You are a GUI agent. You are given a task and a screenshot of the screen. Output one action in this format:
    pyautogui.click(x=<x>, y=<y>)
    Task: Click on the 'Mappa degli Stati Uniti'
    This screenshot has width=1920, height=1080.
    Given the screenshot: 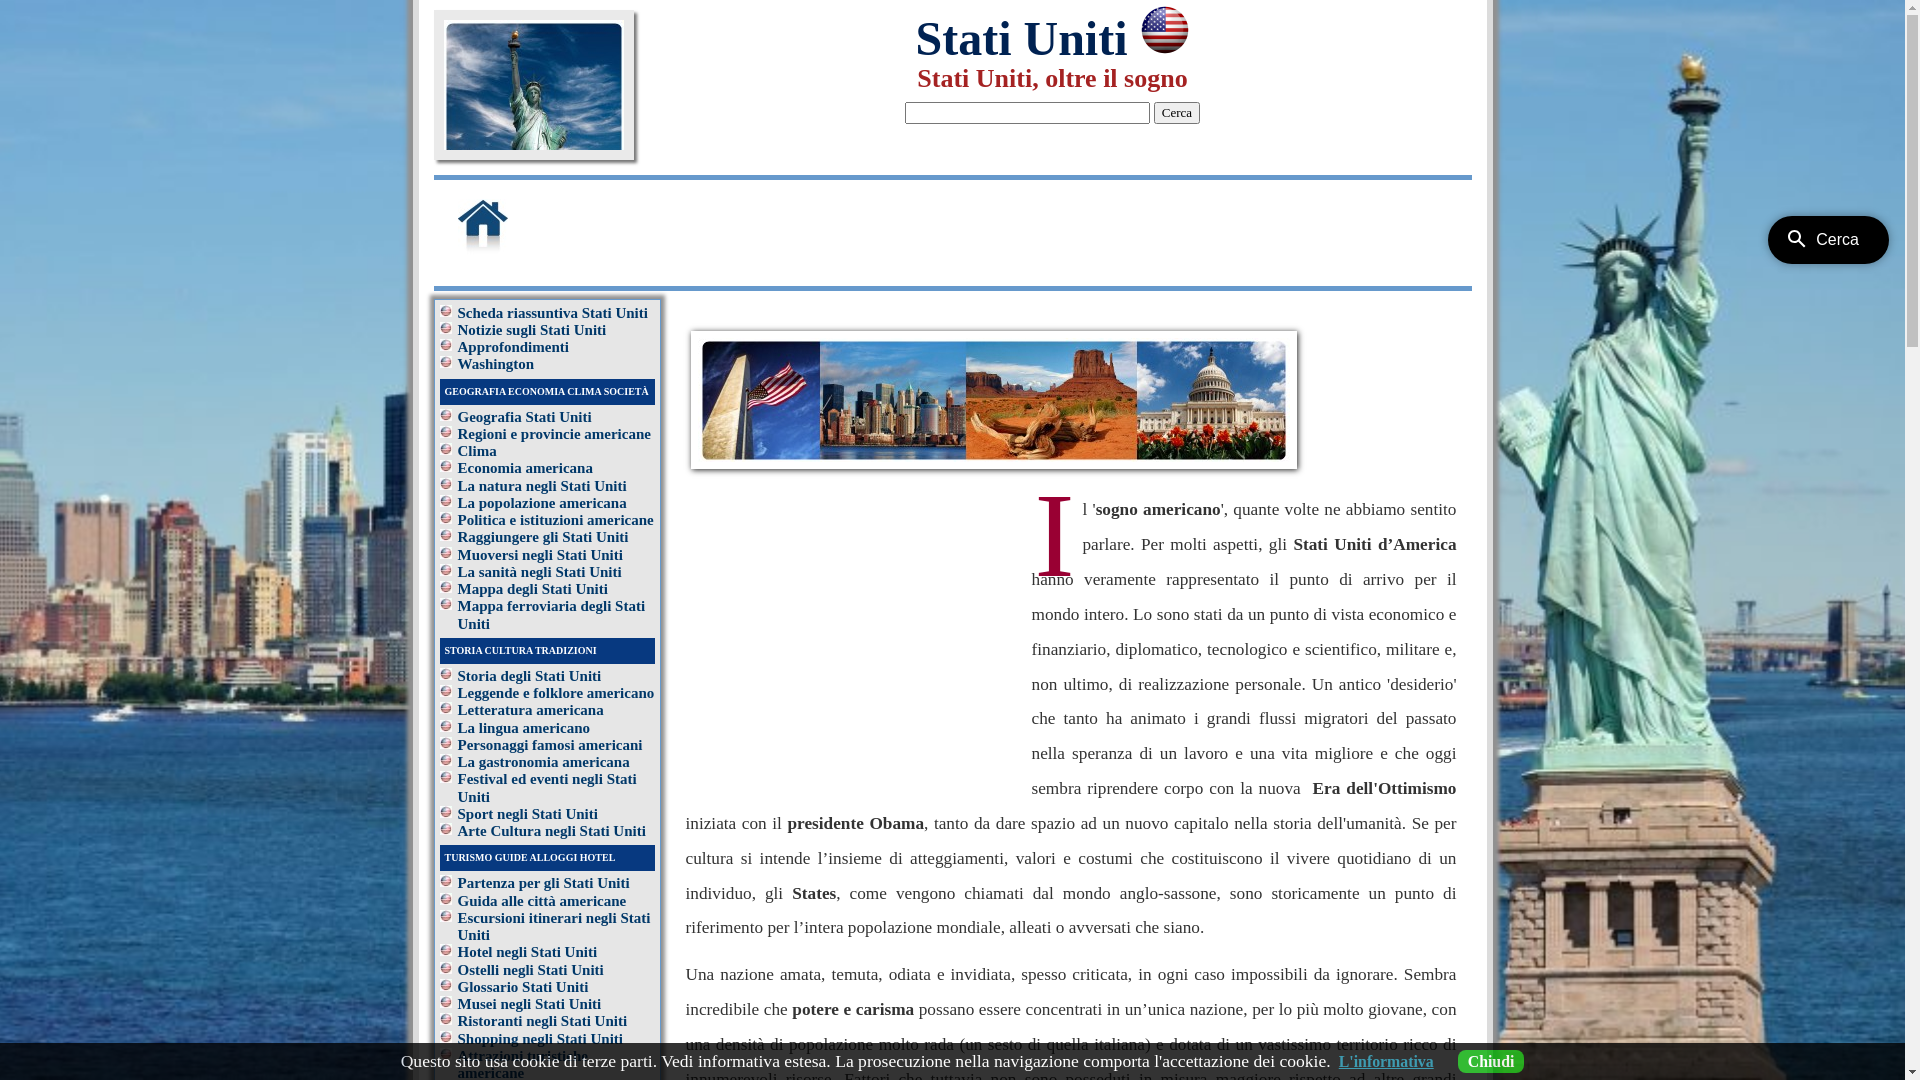 What is the action you would take?
    pyautogui.click(x=456, y=588)
    